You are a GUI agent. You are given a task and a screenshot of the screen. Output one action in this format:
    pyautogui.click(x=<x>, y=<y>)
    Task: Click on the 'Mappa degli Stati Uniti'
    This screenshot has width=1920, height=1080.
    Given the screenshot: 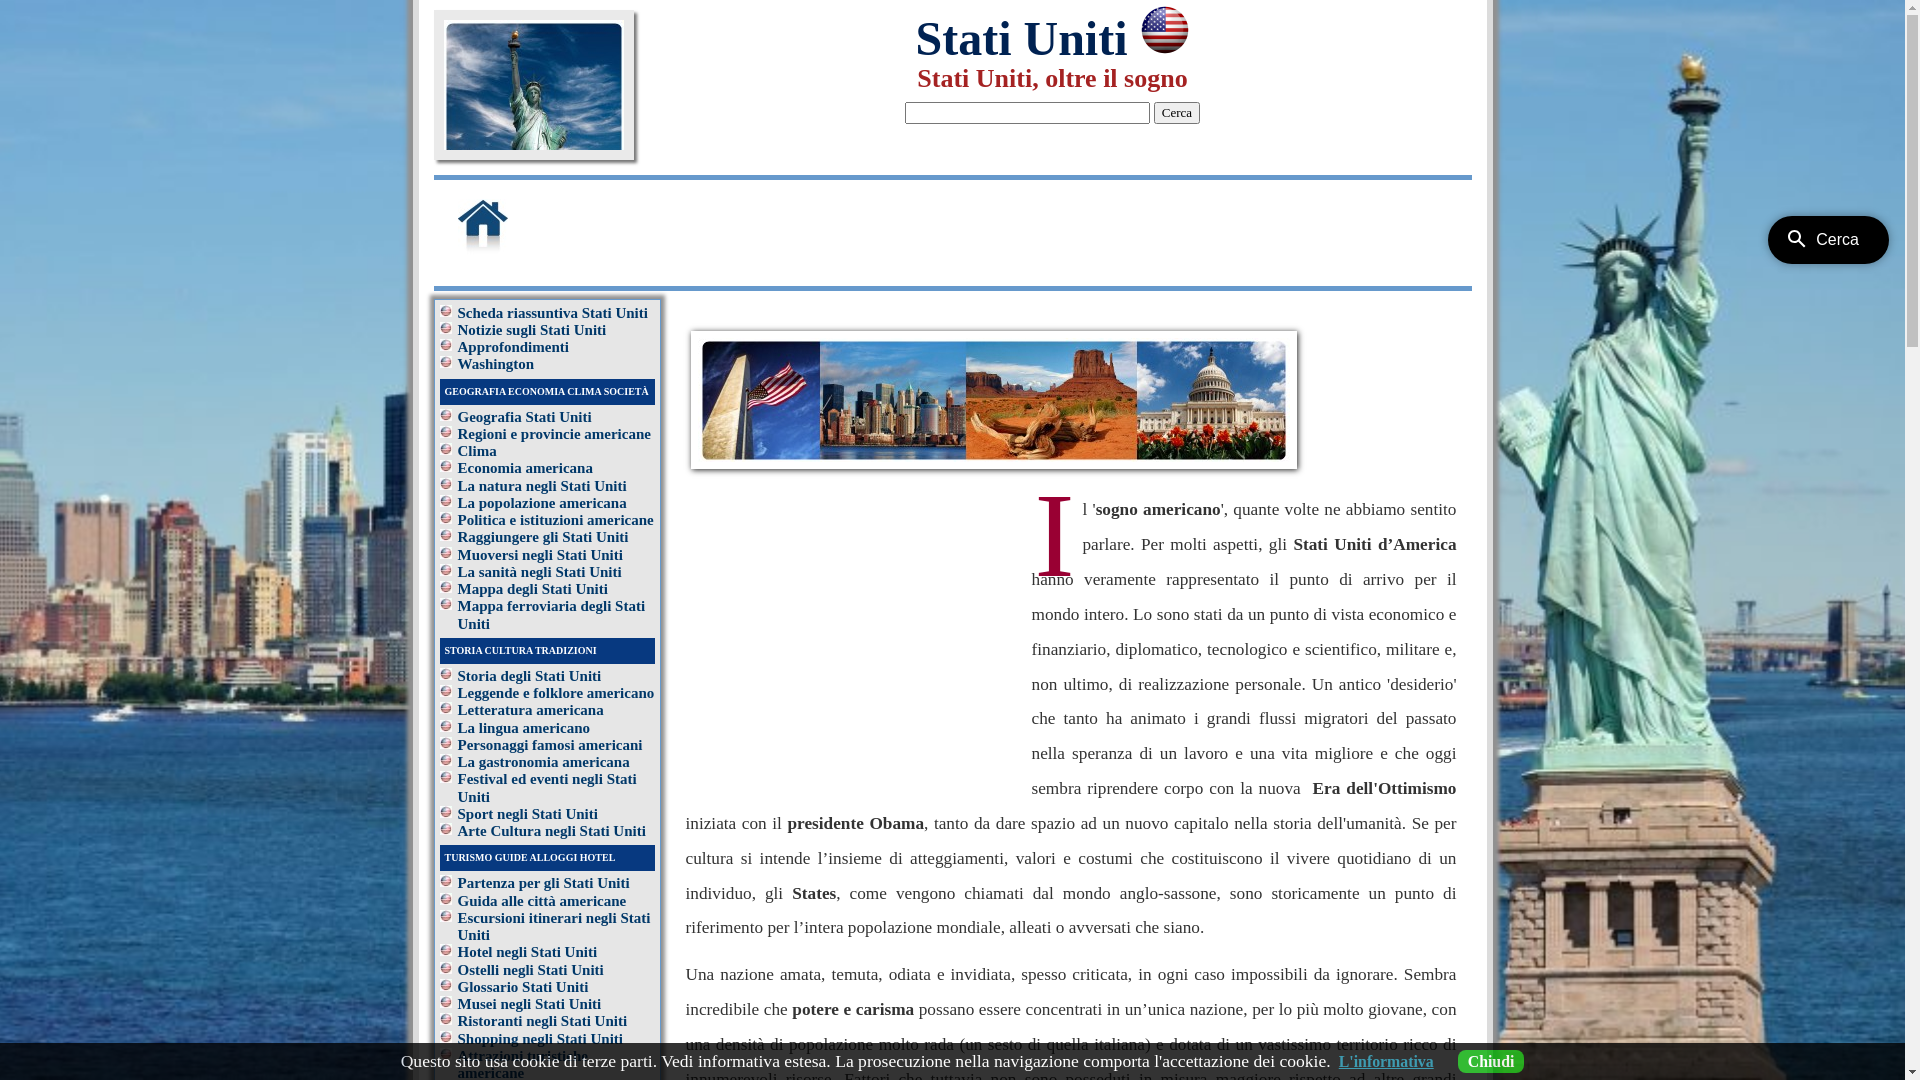 What is the action you would take?
    pyautogui.click(x=456, y=588)
    